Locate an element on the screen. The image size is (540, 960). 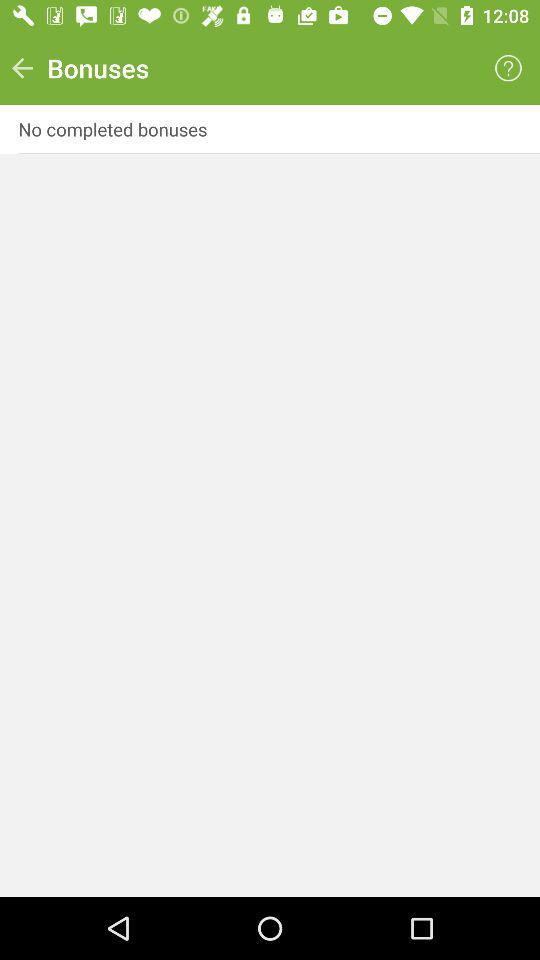
the icon to the left of the bonuses icon is located at coordinates (21, 68).